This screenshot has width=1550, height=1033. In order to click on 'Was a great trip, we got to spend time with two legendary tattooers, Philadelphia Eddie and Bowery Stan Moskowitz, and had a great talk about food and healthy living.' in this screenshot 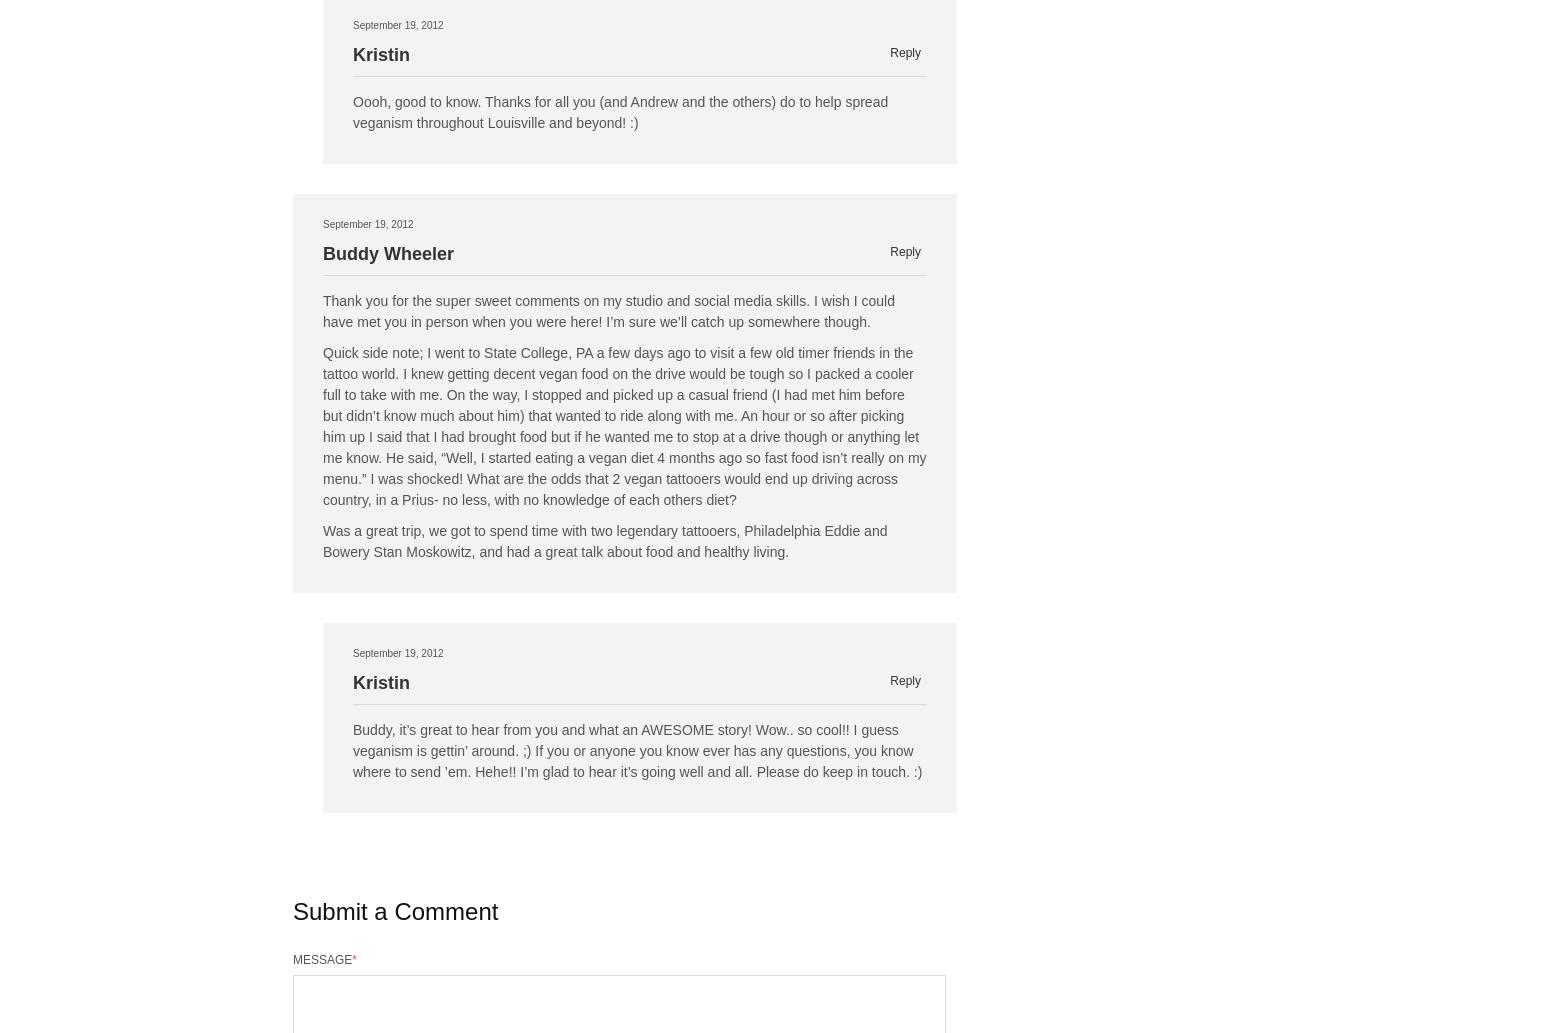, I will do `click(604, 540)`.